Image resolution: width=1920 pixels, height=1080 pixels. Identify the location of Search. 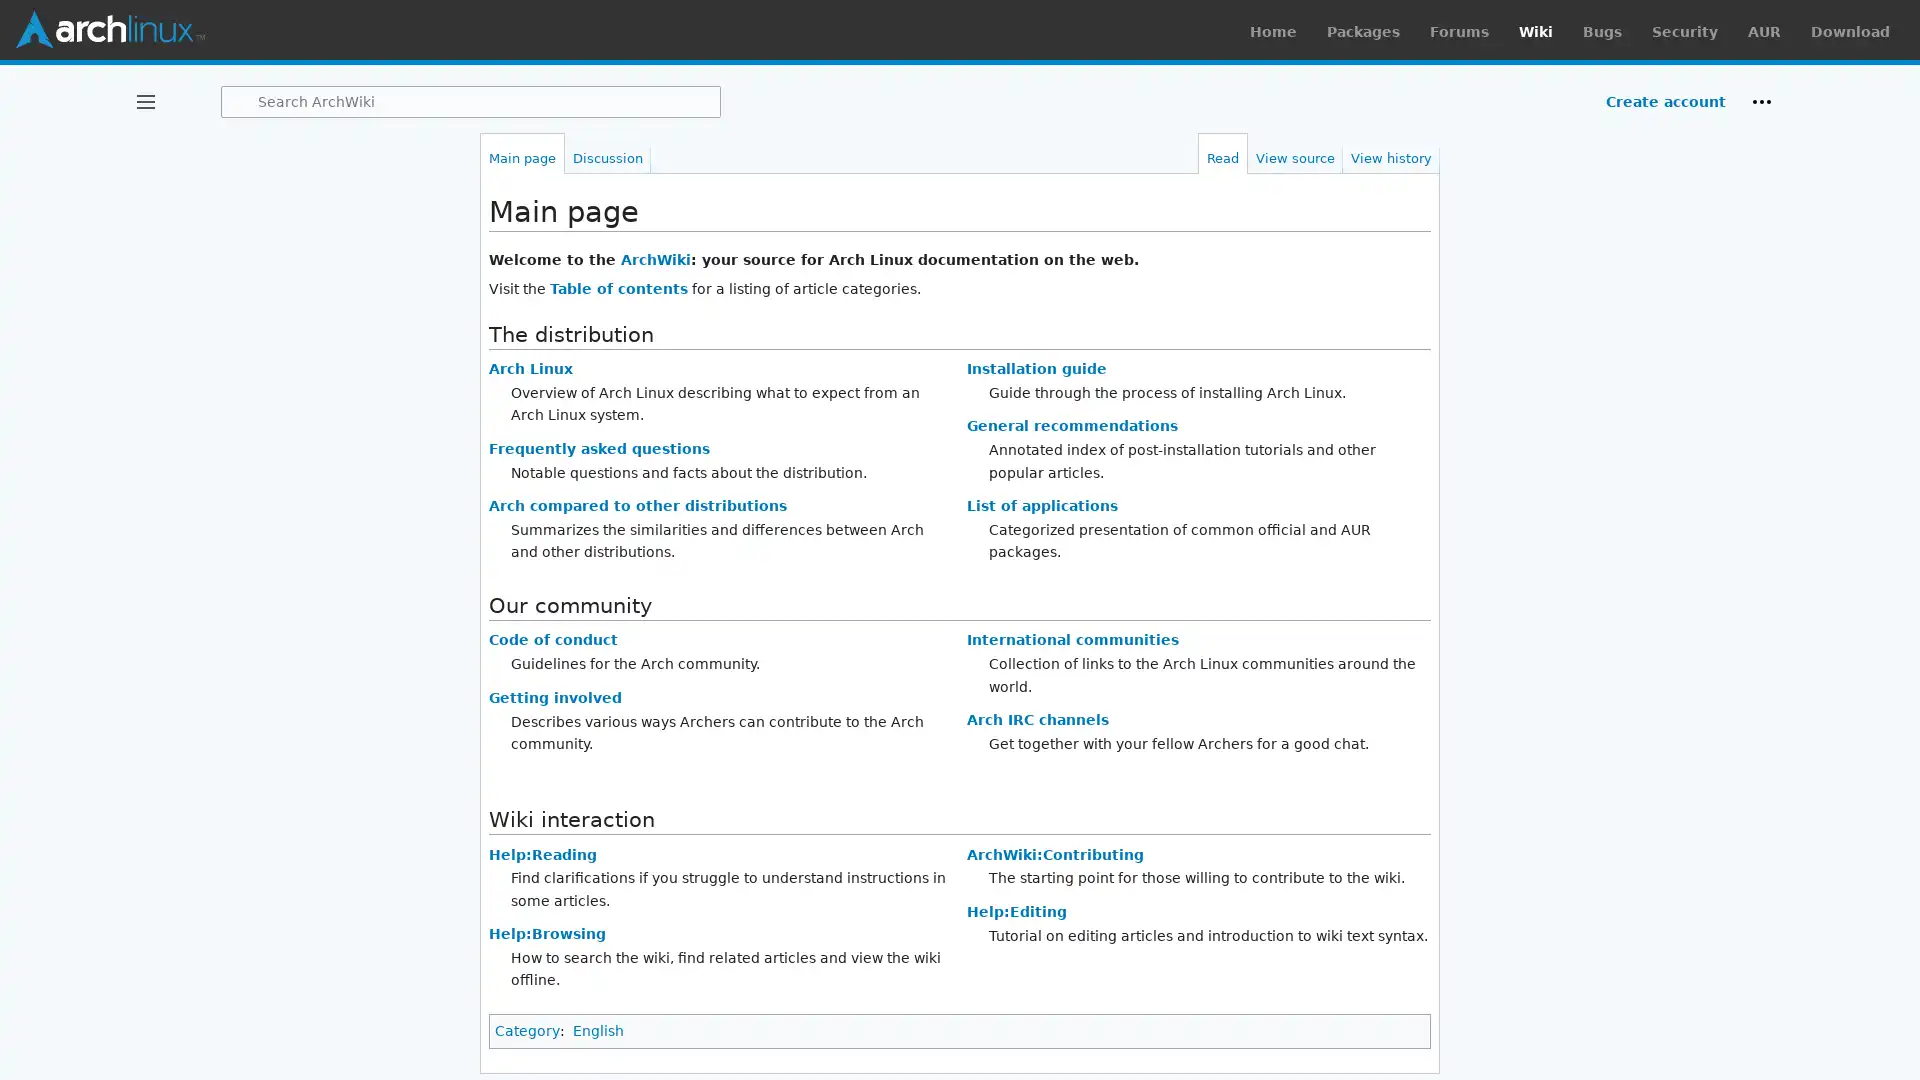
(240, 101).